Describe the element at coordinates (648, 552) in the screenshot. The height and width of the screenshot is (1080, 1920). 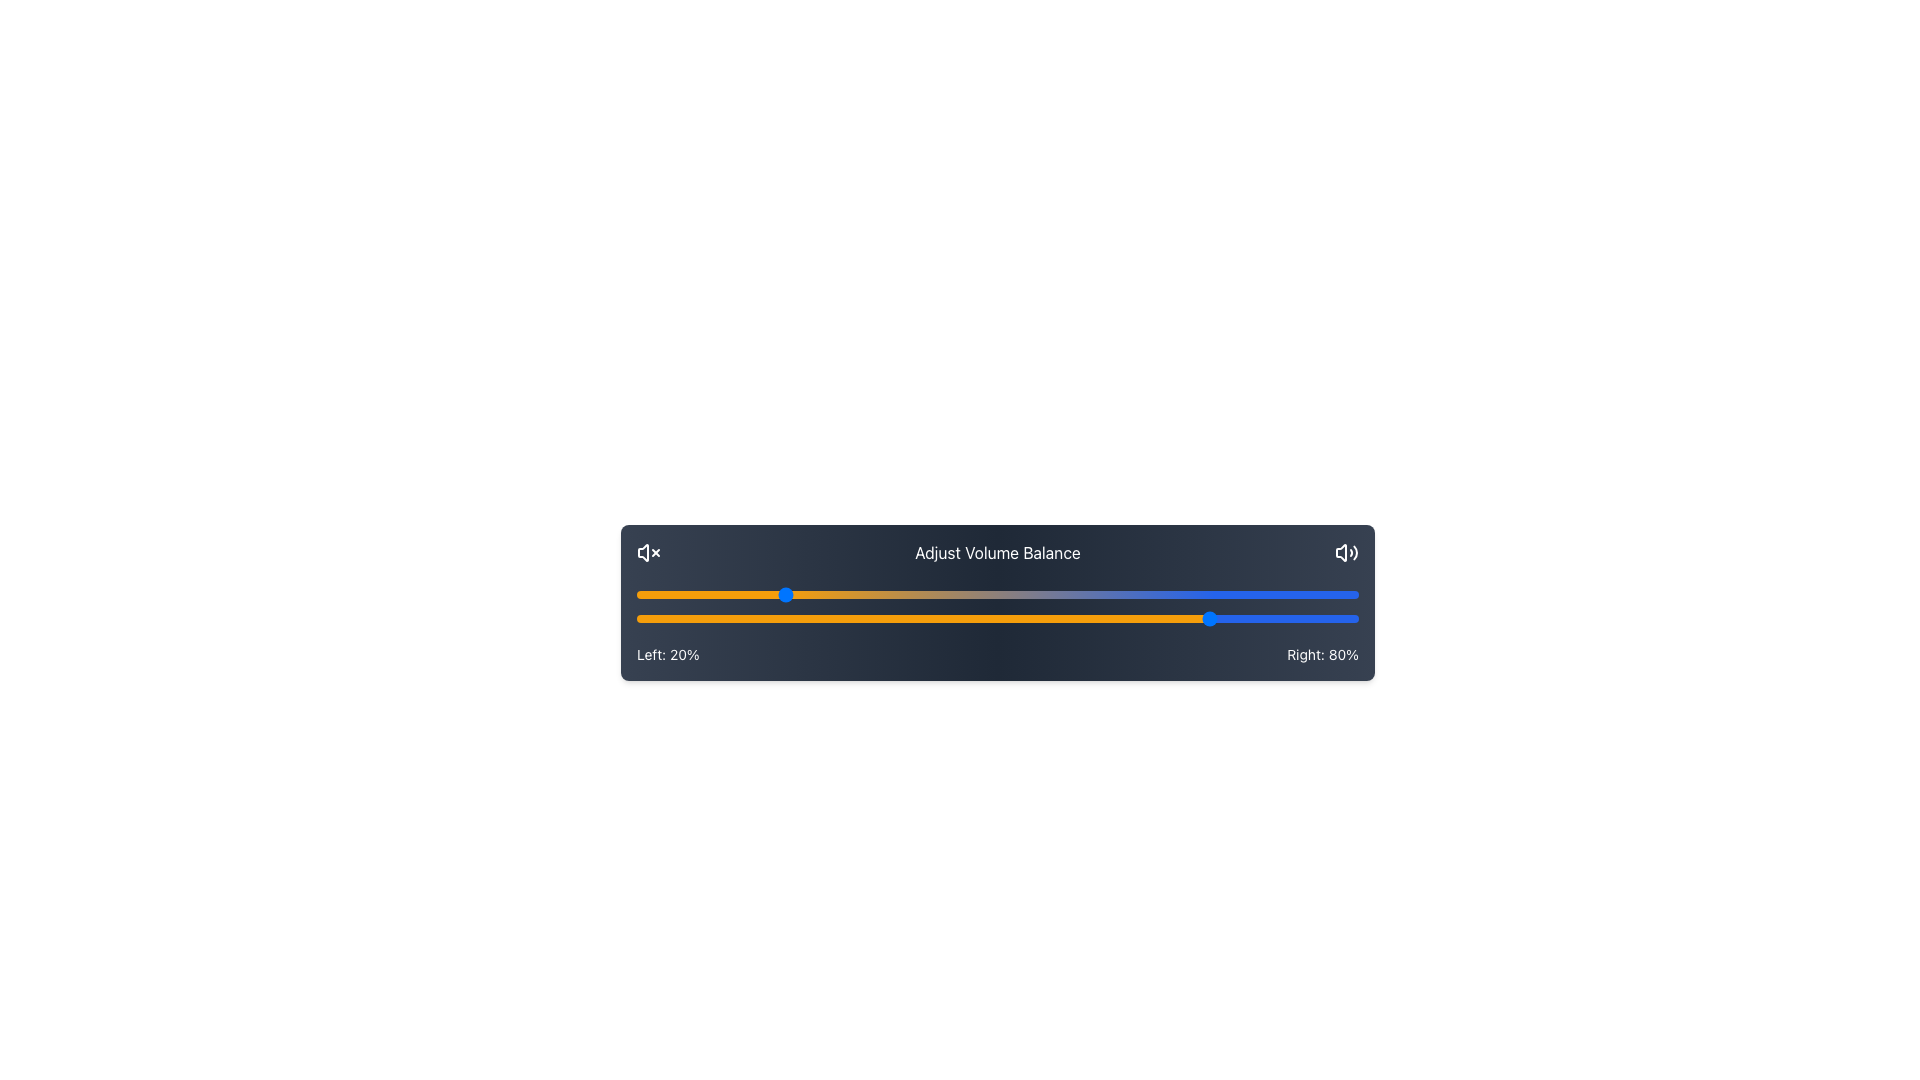
I see `the mute volume icon located on the far left of the 'Adjust Volume Balance' grouping` at that location.